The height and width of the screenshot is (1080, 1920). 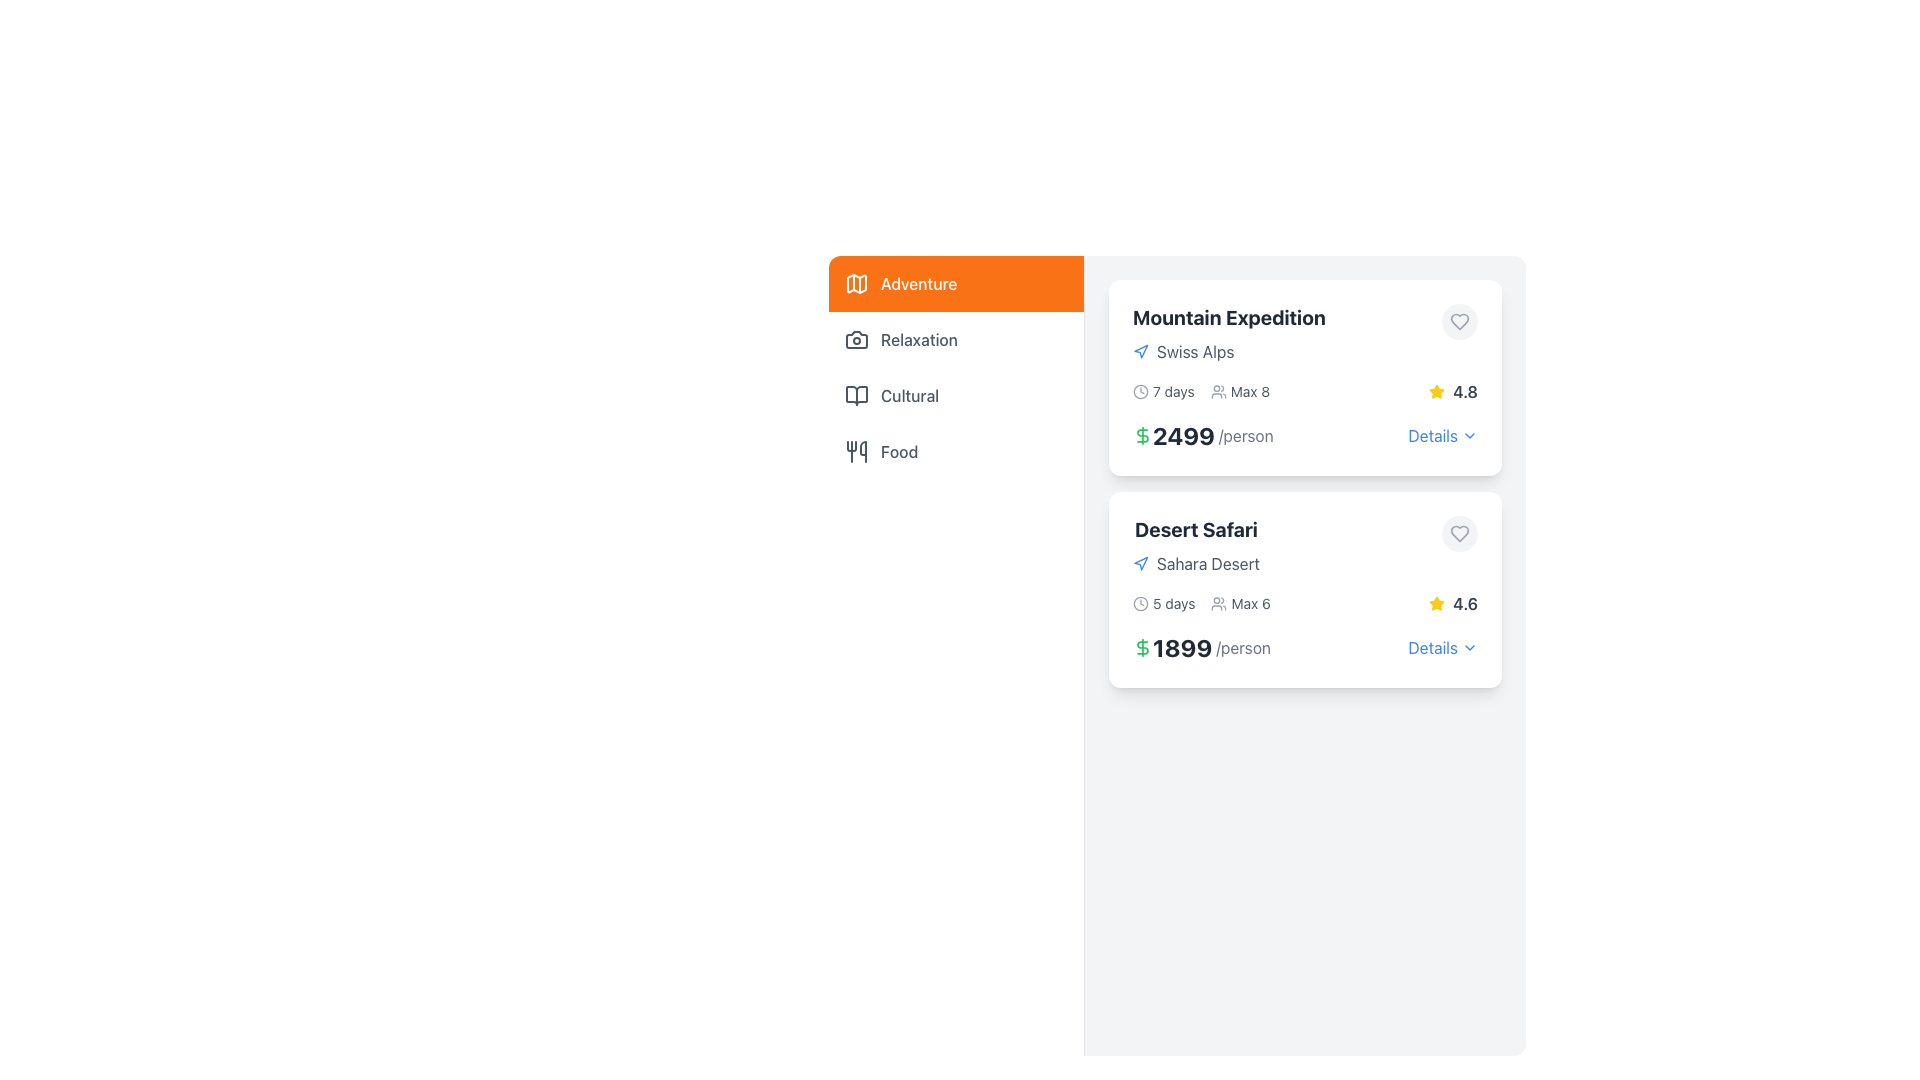 What do you see at coordinates (1239, 392) in the screenshot?
I see `the static text element indicating the maximum number of participants allowed for the Mountain Expedition trip, located on the right side after the '7 days' information` at bounding box center [1239, 392].